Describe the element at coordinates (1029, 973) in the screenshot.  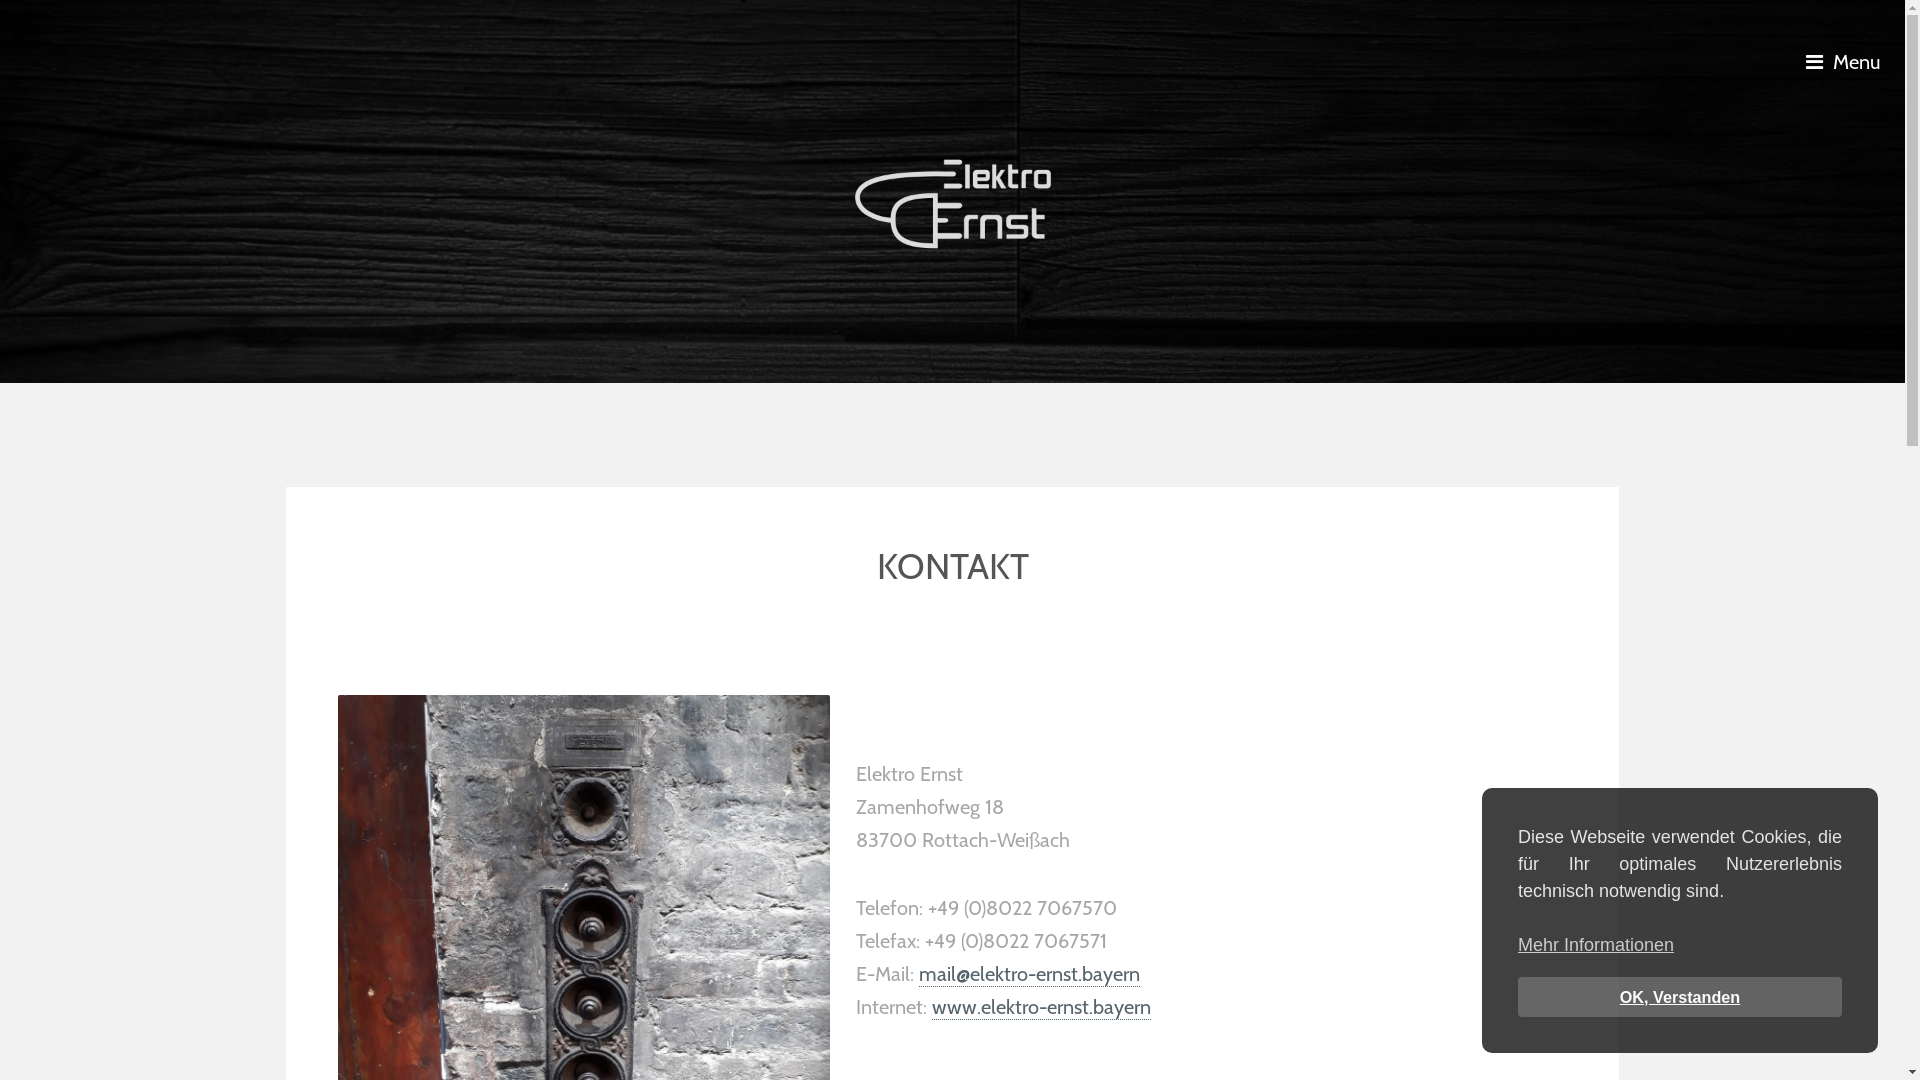
I see `'mail@elektro-ernst.bayern'` at that location.